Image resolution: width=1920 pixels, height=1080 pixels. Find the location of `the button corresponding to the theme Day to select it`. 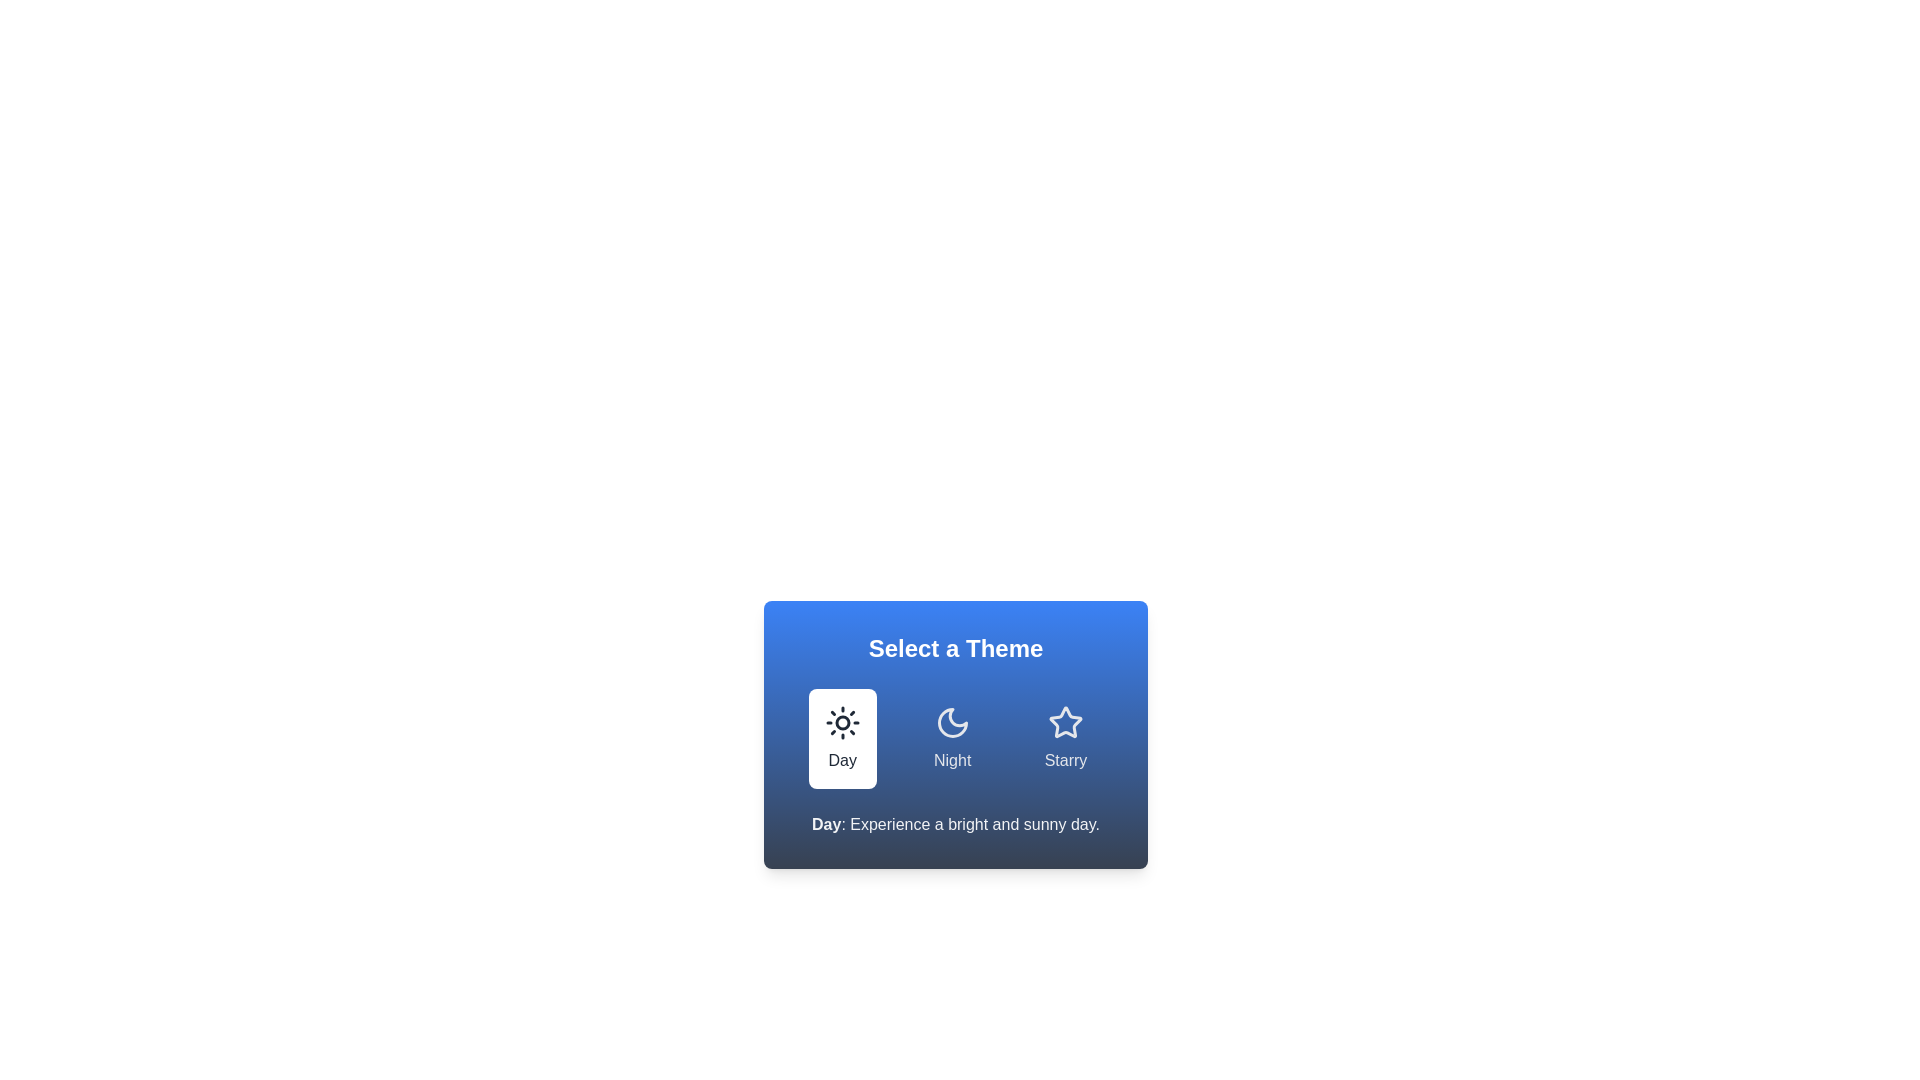

the button corresponding to the theme Day to select it is located at coordinates (842, 739).